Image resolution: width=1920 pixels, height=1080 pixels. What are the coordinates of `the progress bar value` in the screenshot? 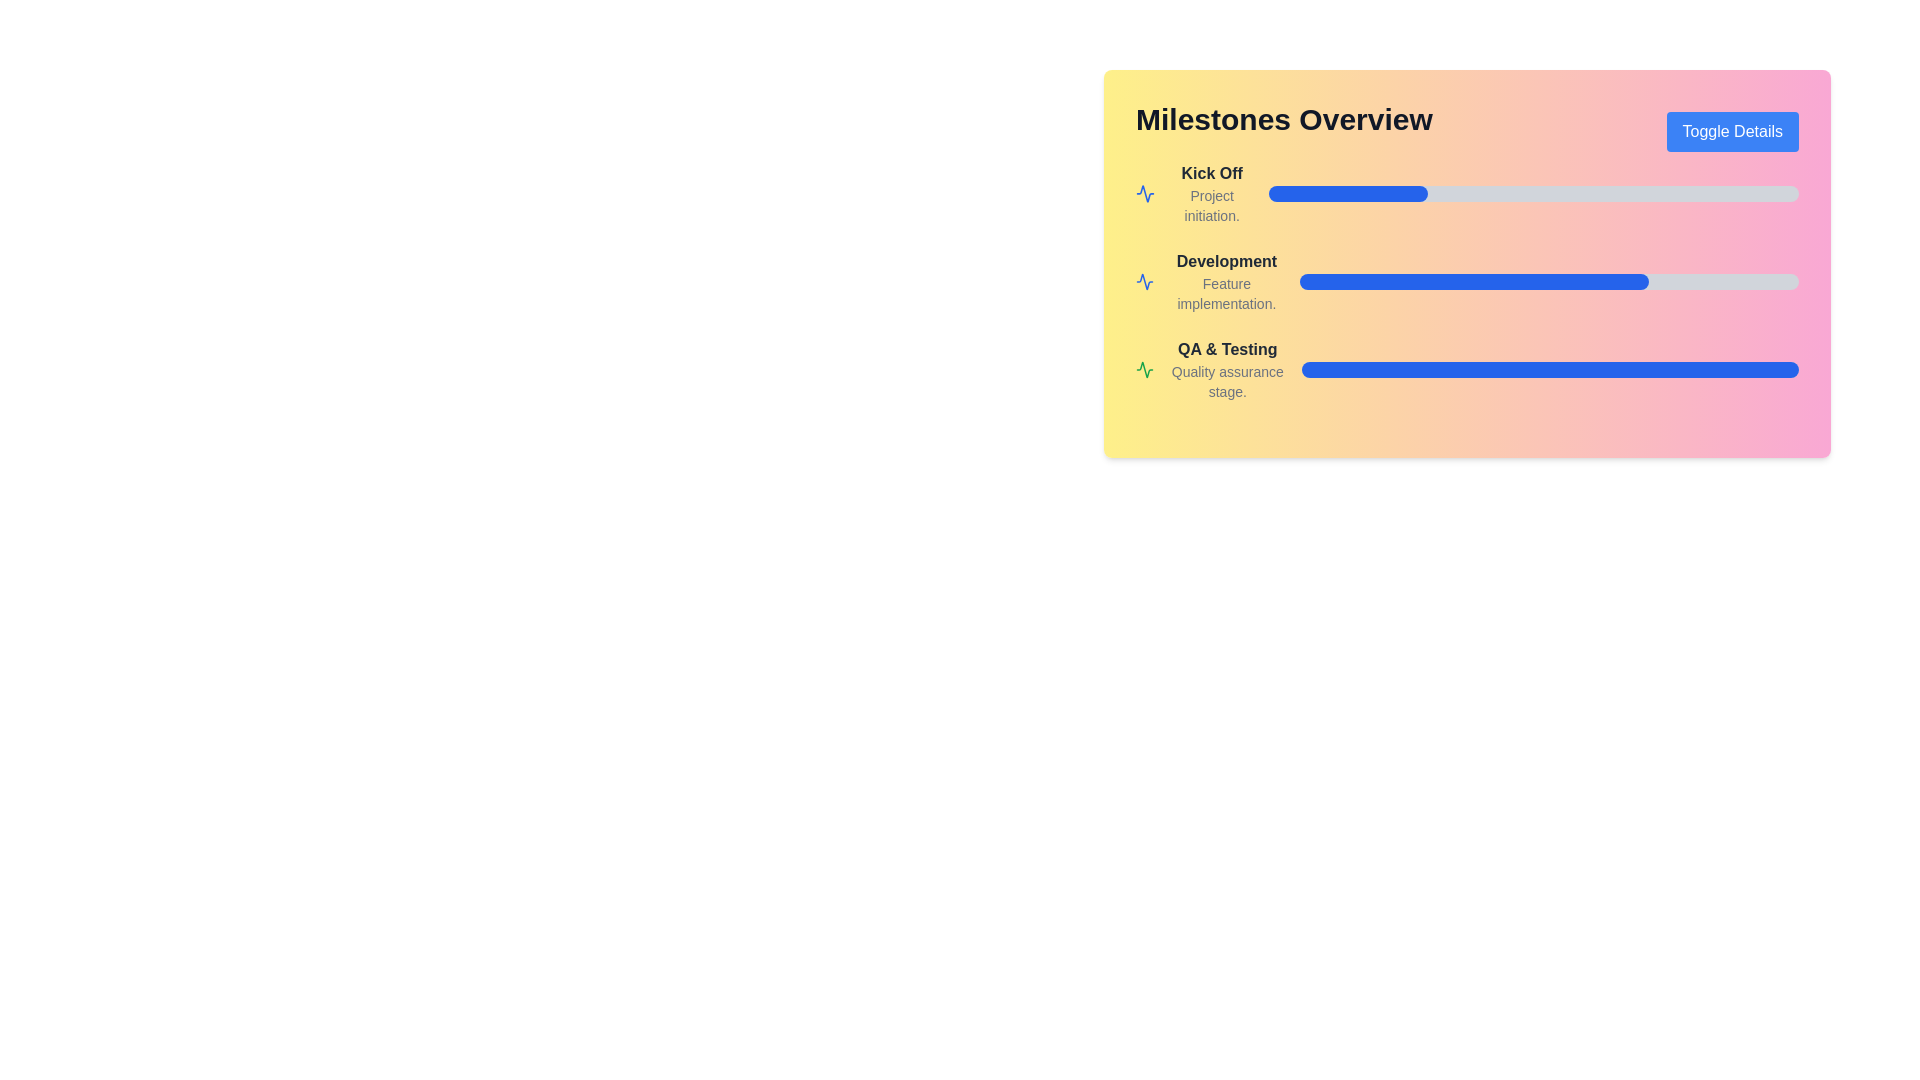 It's located at (1346, 370).